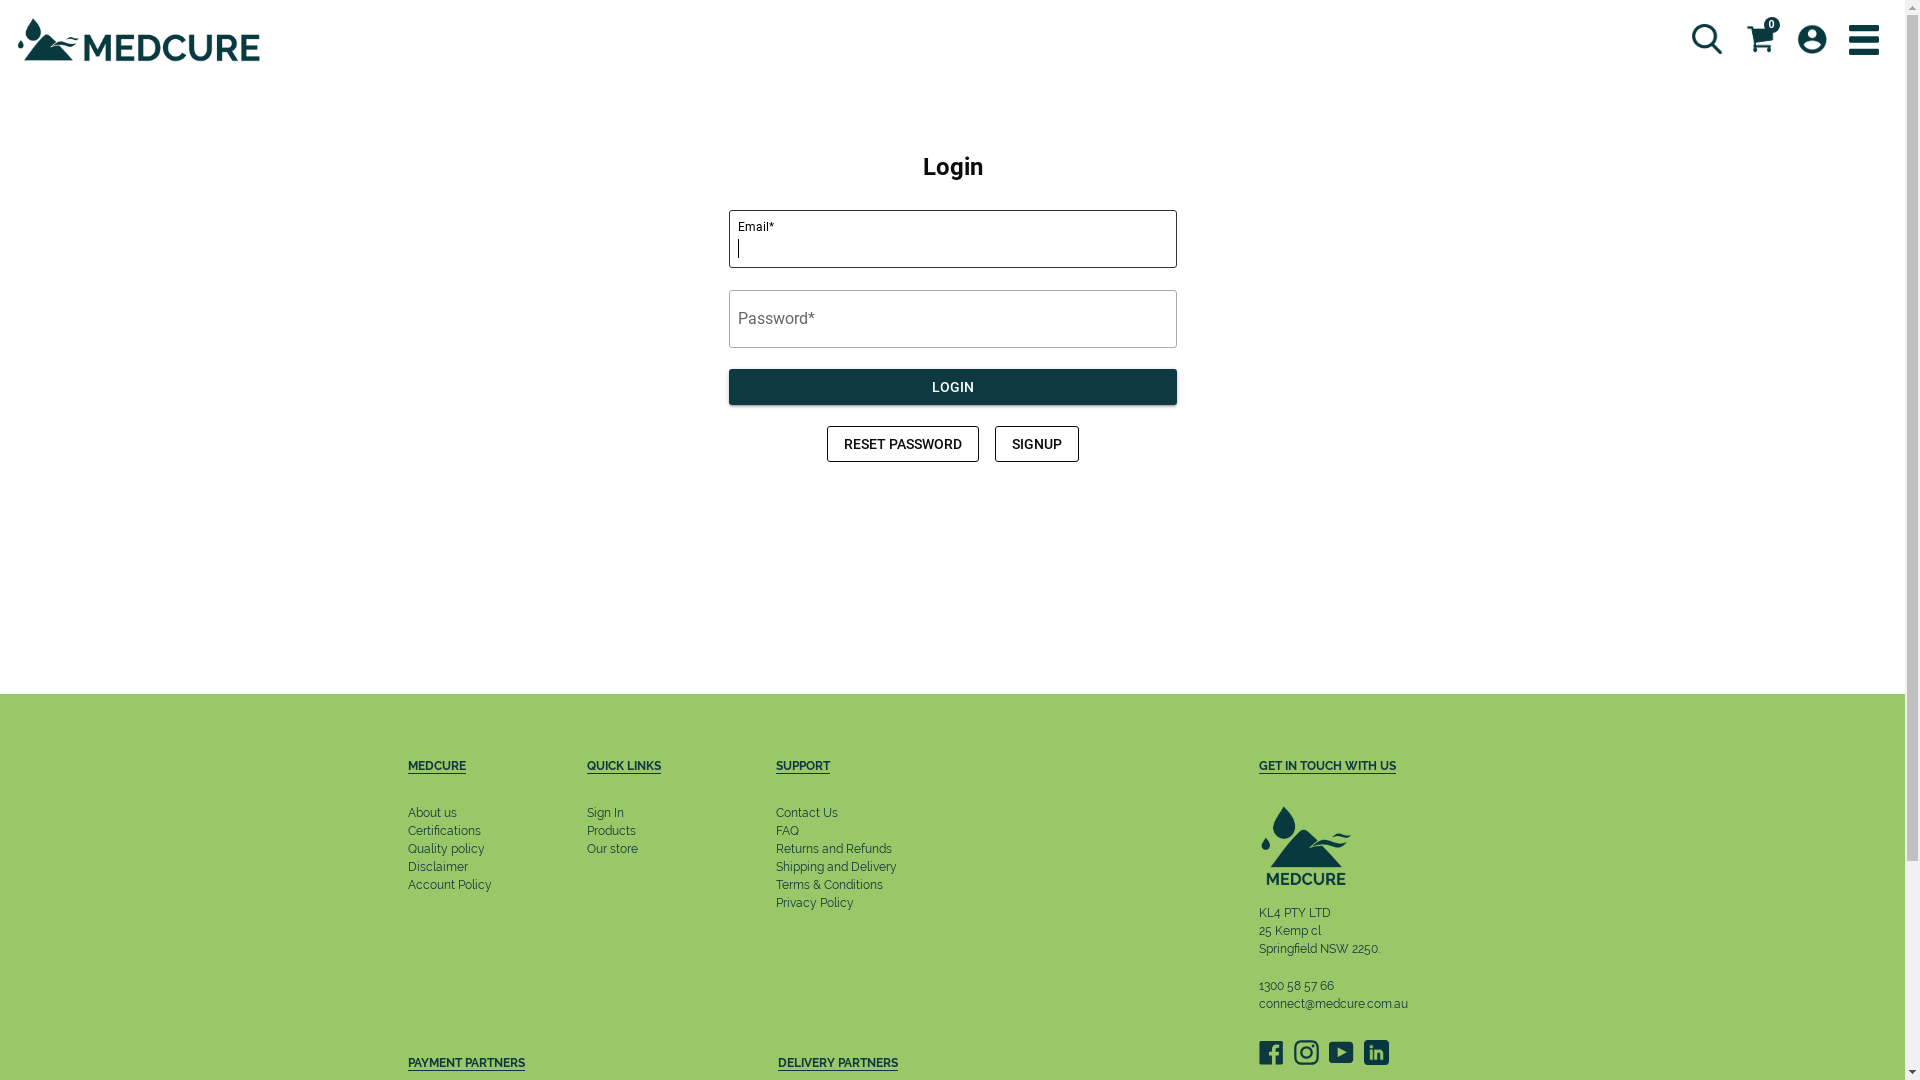  I want to click on 'About us', so click(407, 813).